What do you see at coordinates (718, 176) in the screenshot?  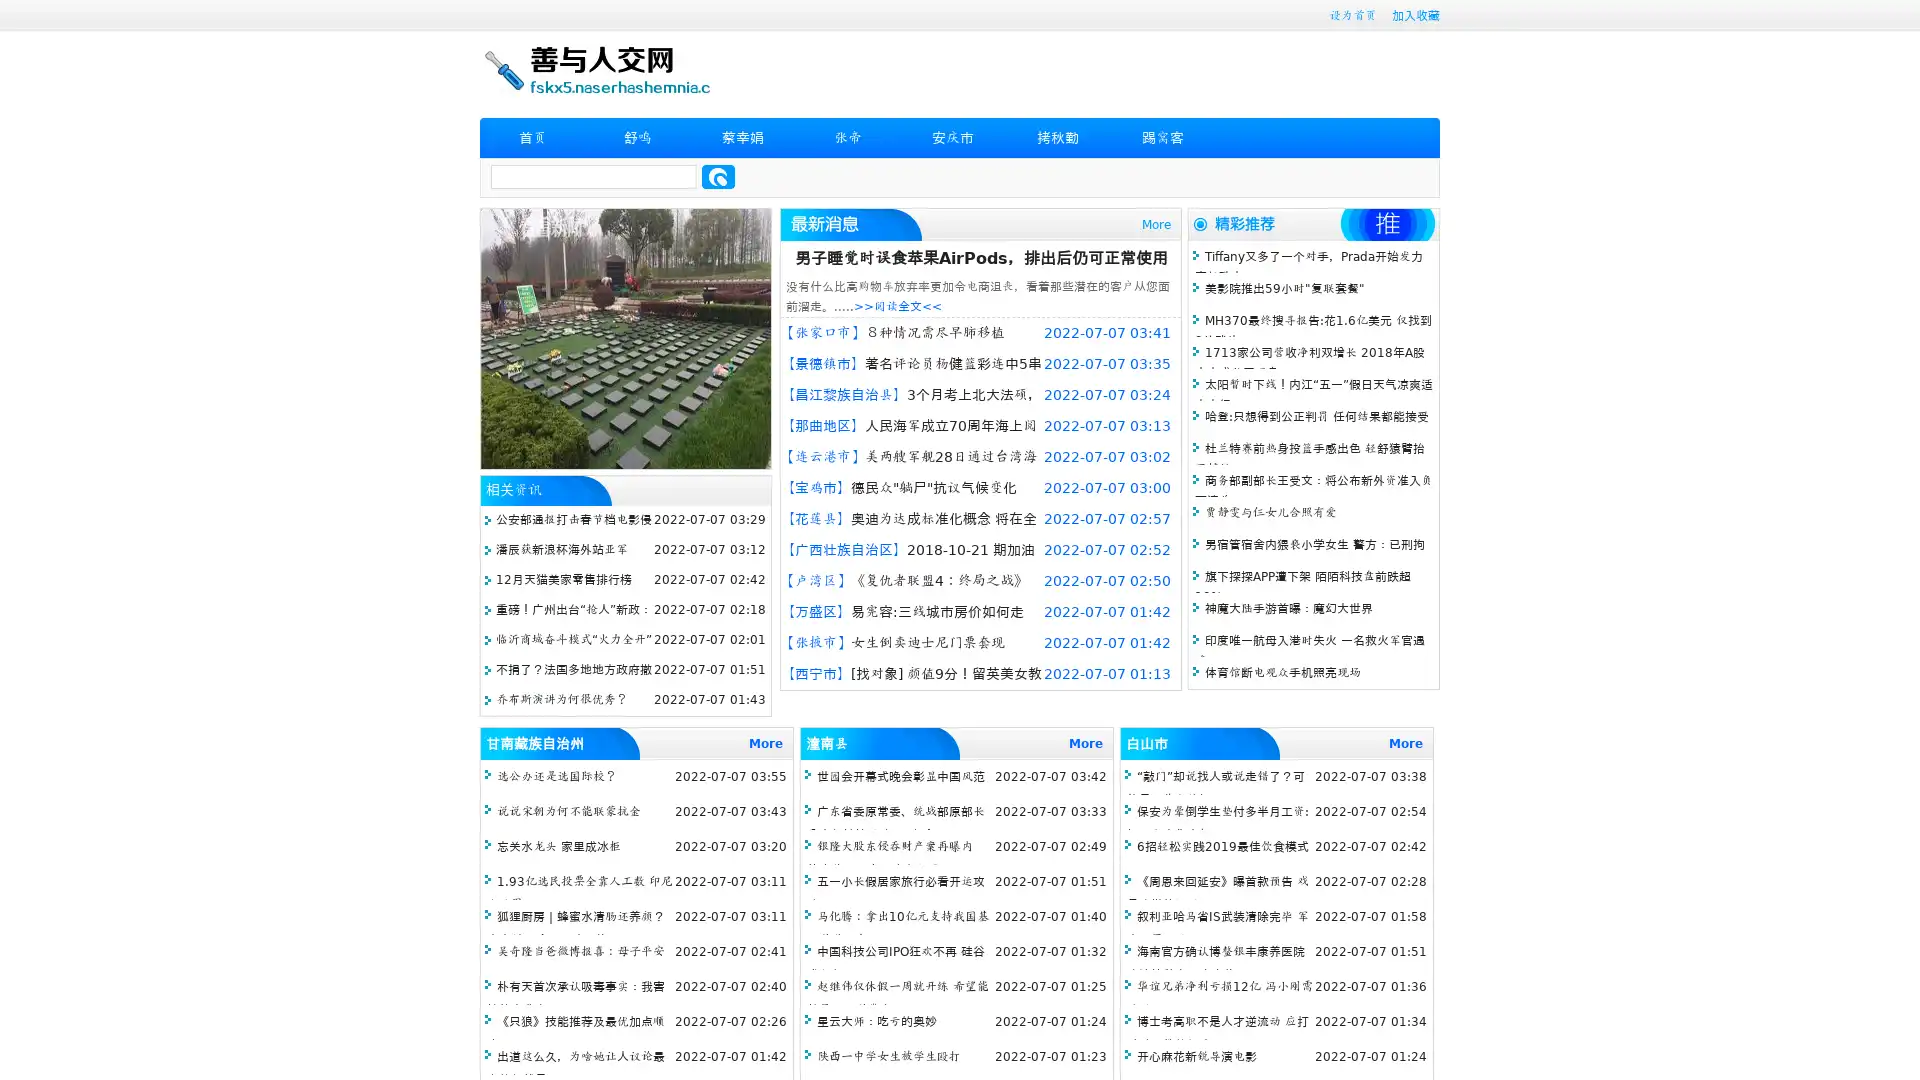 I see `Search` at bounding box center [718, 176].